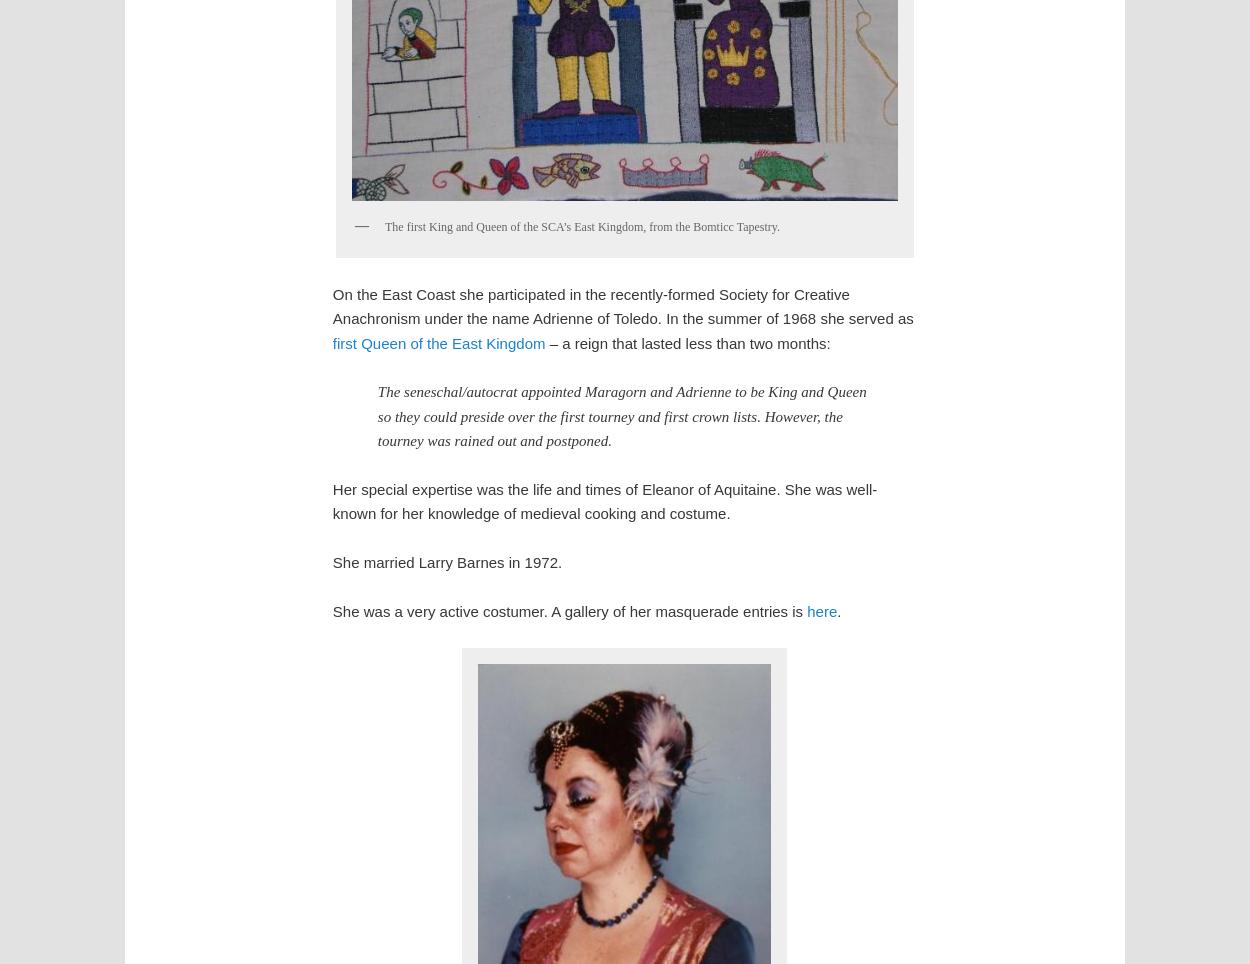 The width and height of the screenshot is (1250, 964). I want to click on 'The seneschal/autocrat appointed Maragorn and Adrienne to be King and Queen so they could preside over the first tourney and first crown lists. However, the tourney was rained out and postponed.', so click(377, 415).